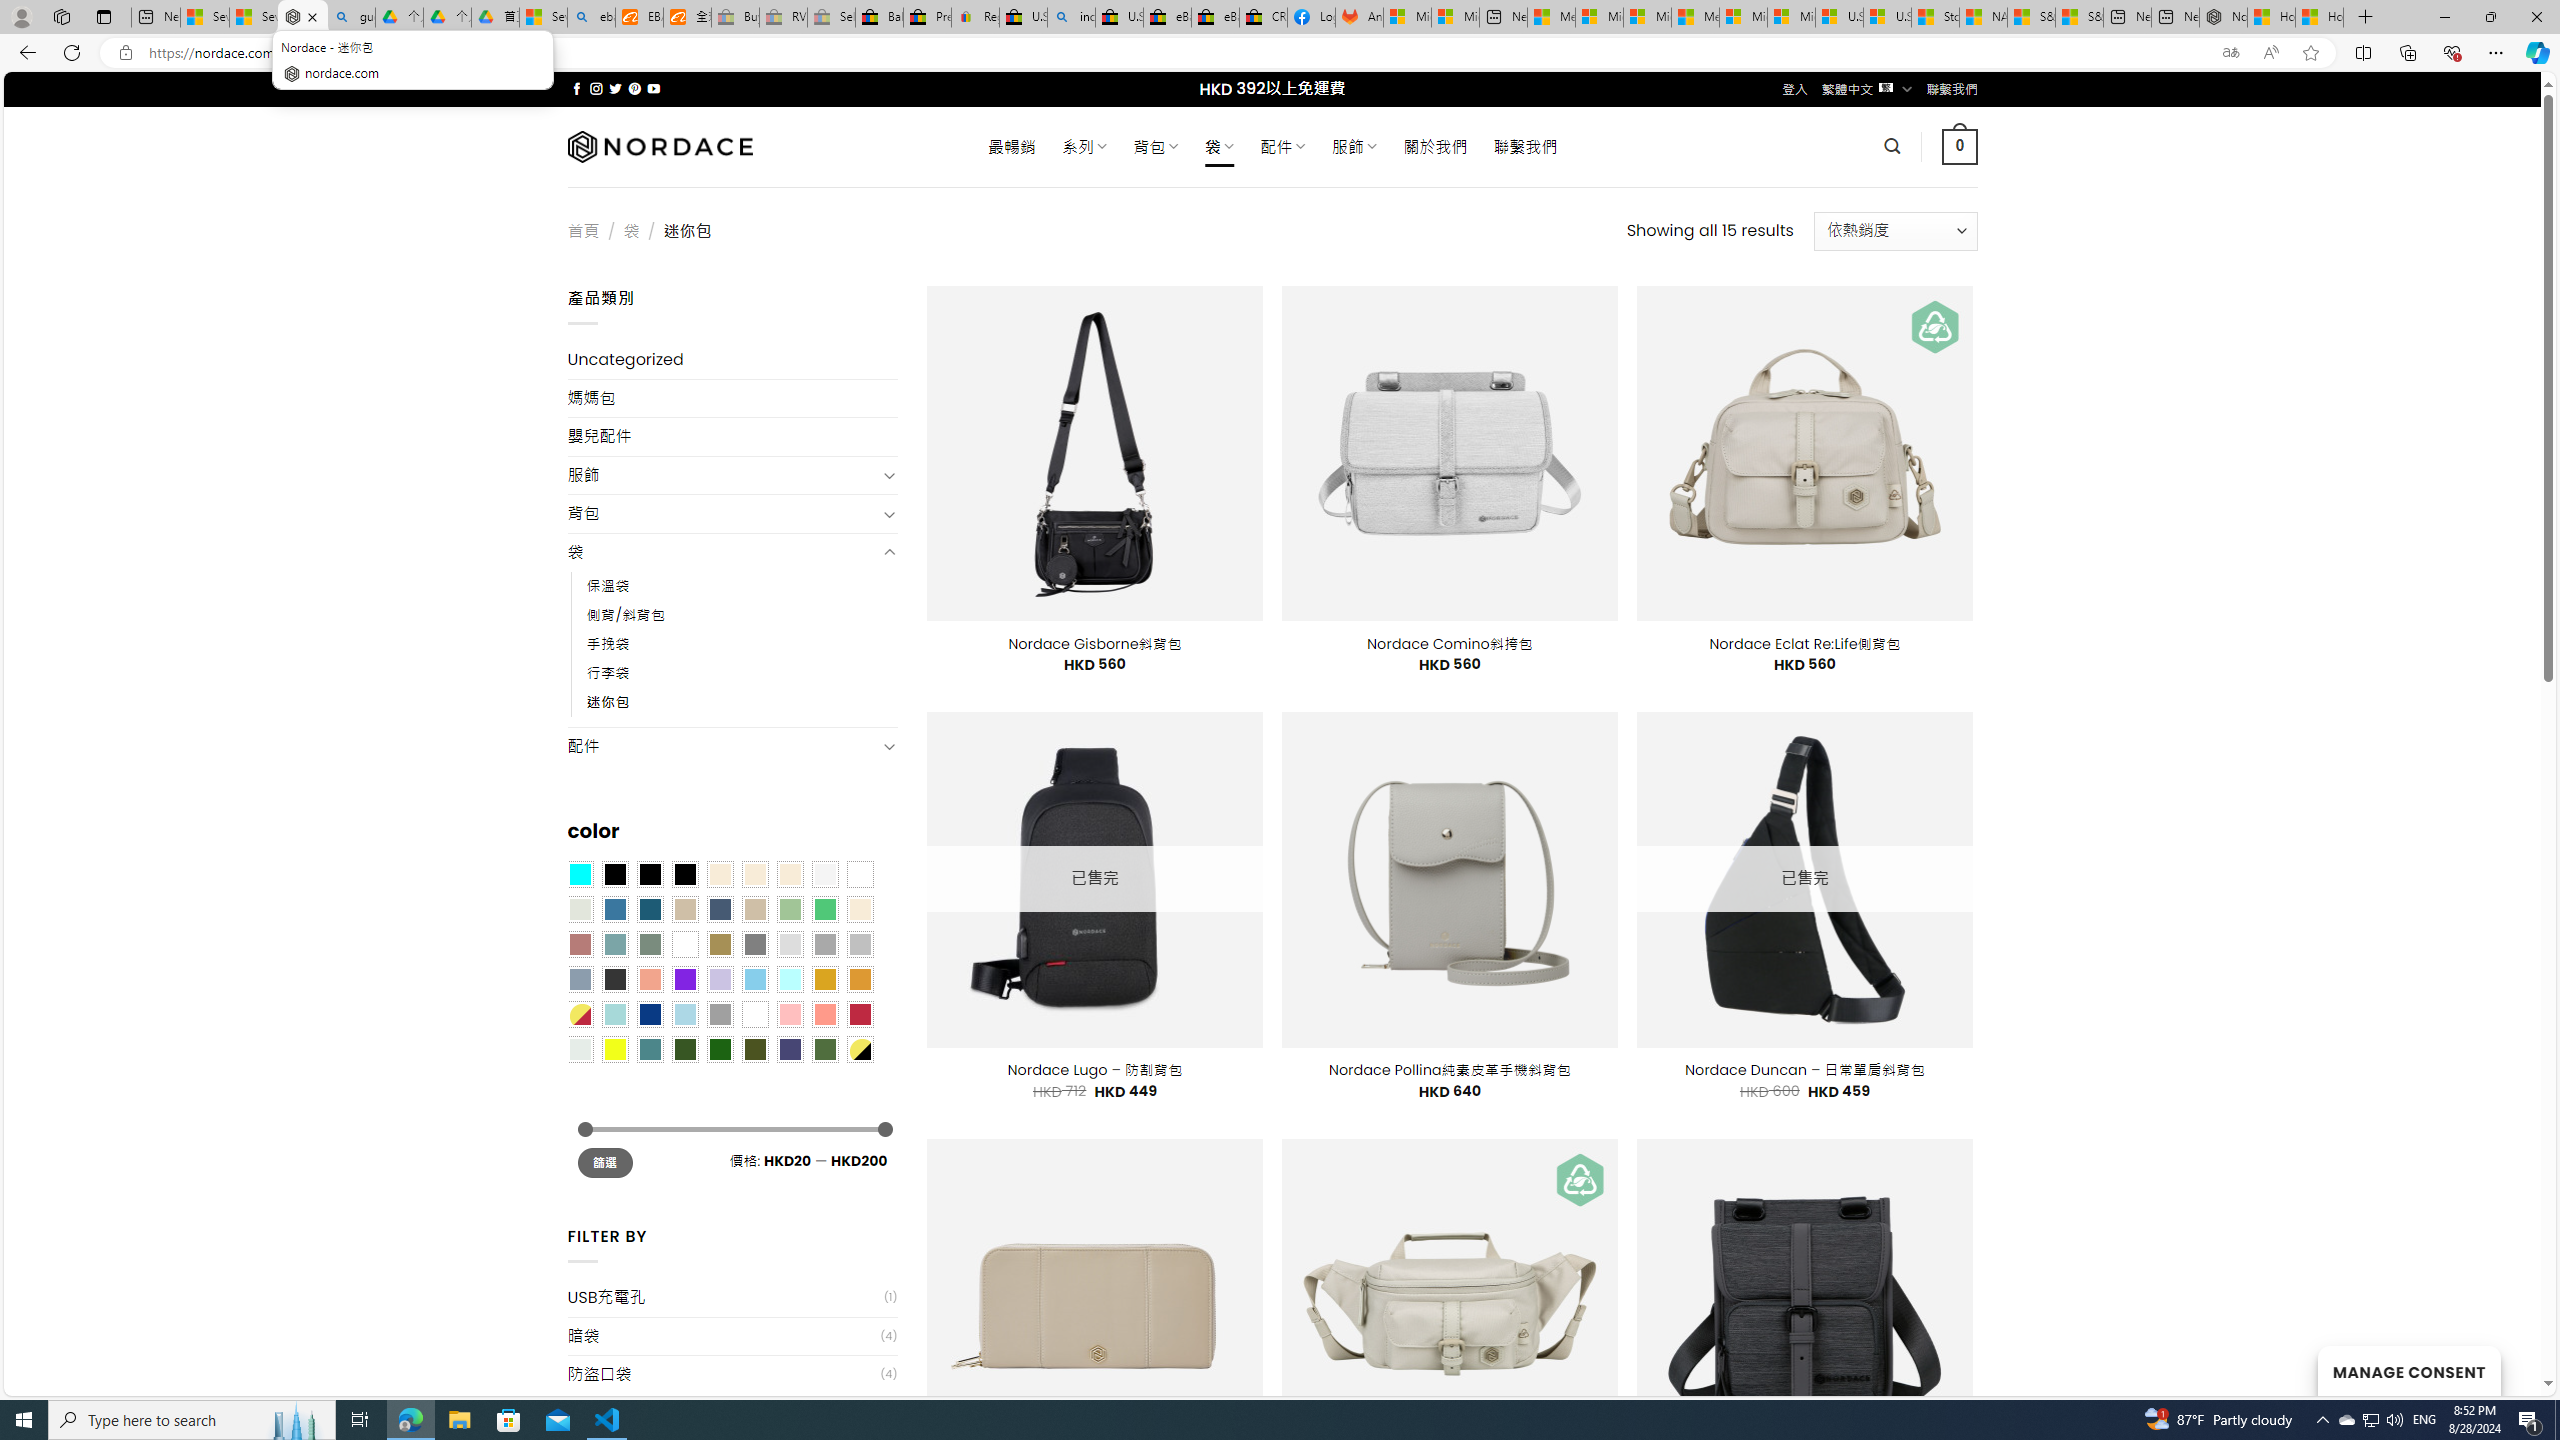 The width and height of the screenshot is (2560, 1440). What do you see at coordinates (615, 88) in the screenshot?
I see `'Follow on Twitter'` at bounding box center [615, 88].